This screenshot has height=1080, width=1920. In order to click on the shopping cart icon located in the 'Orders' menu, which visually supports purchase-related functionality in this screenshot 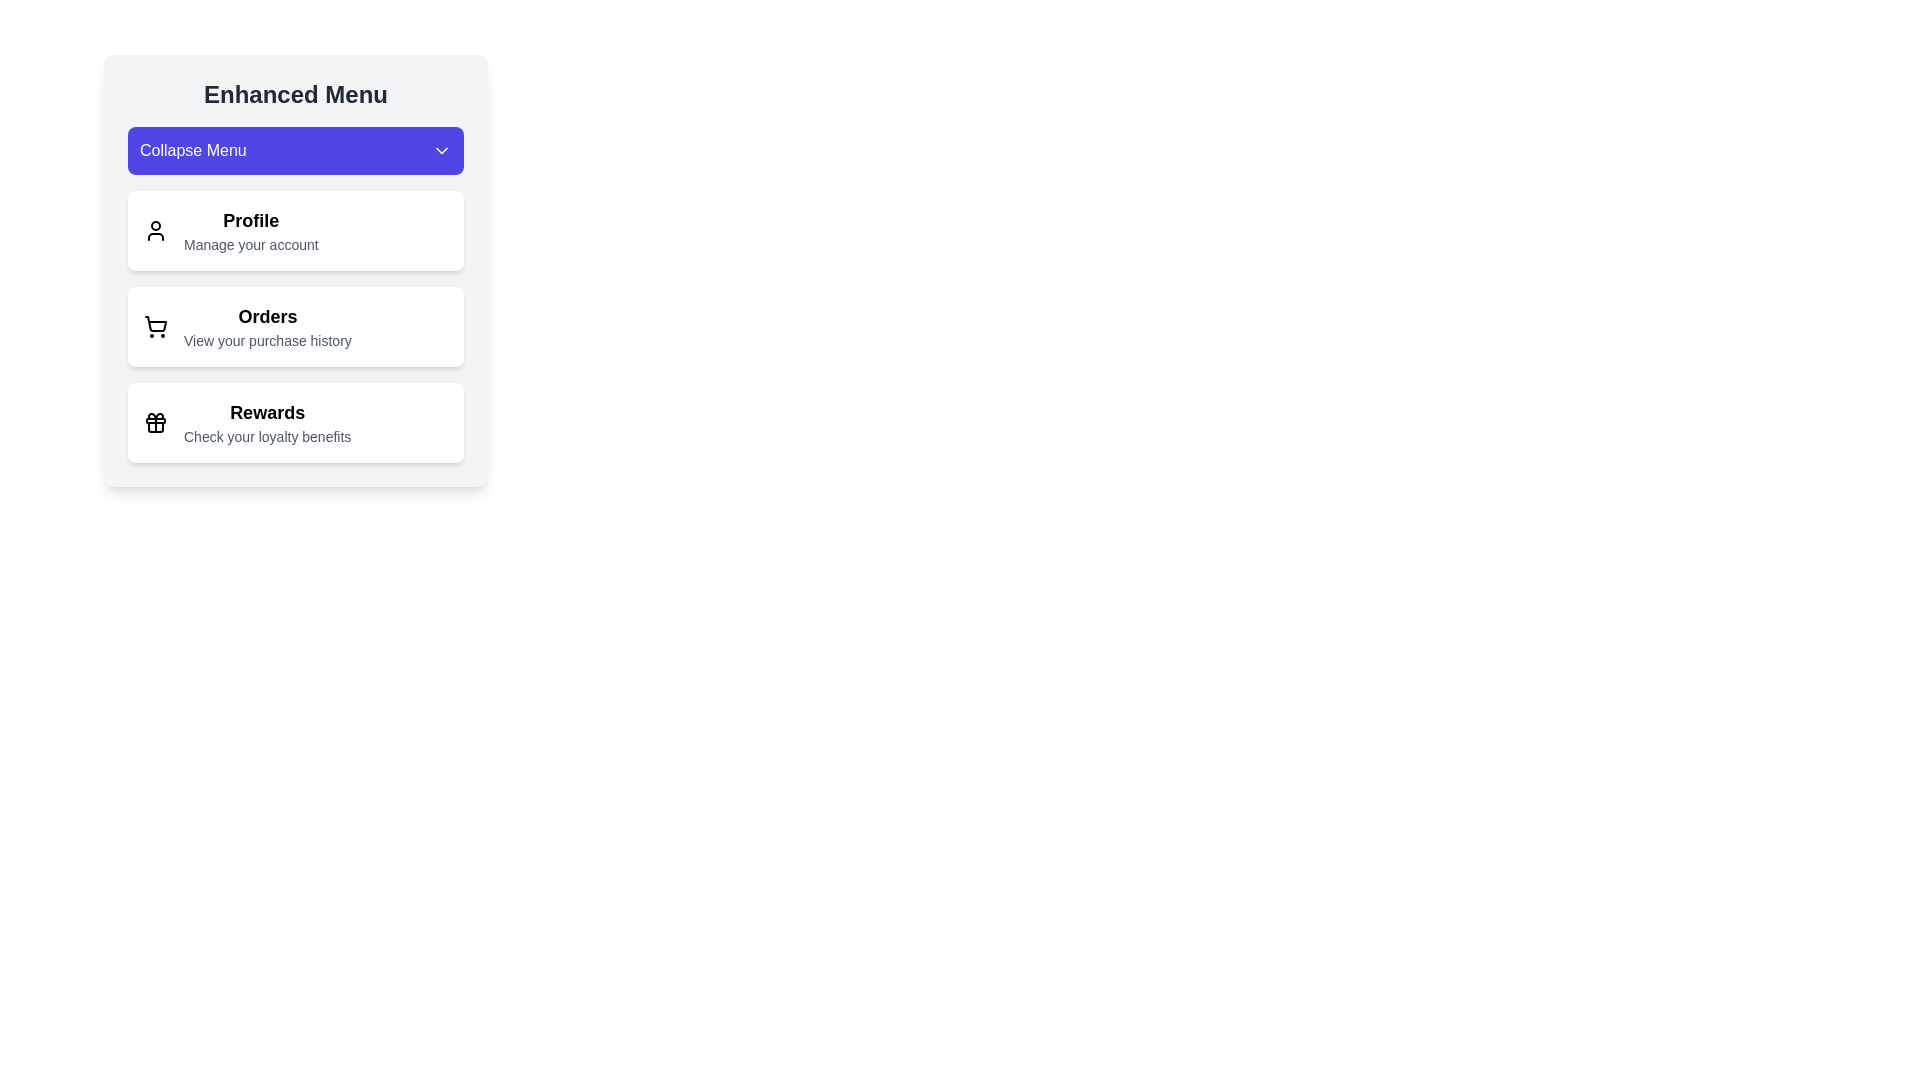, I will do `click(155, 323)`.